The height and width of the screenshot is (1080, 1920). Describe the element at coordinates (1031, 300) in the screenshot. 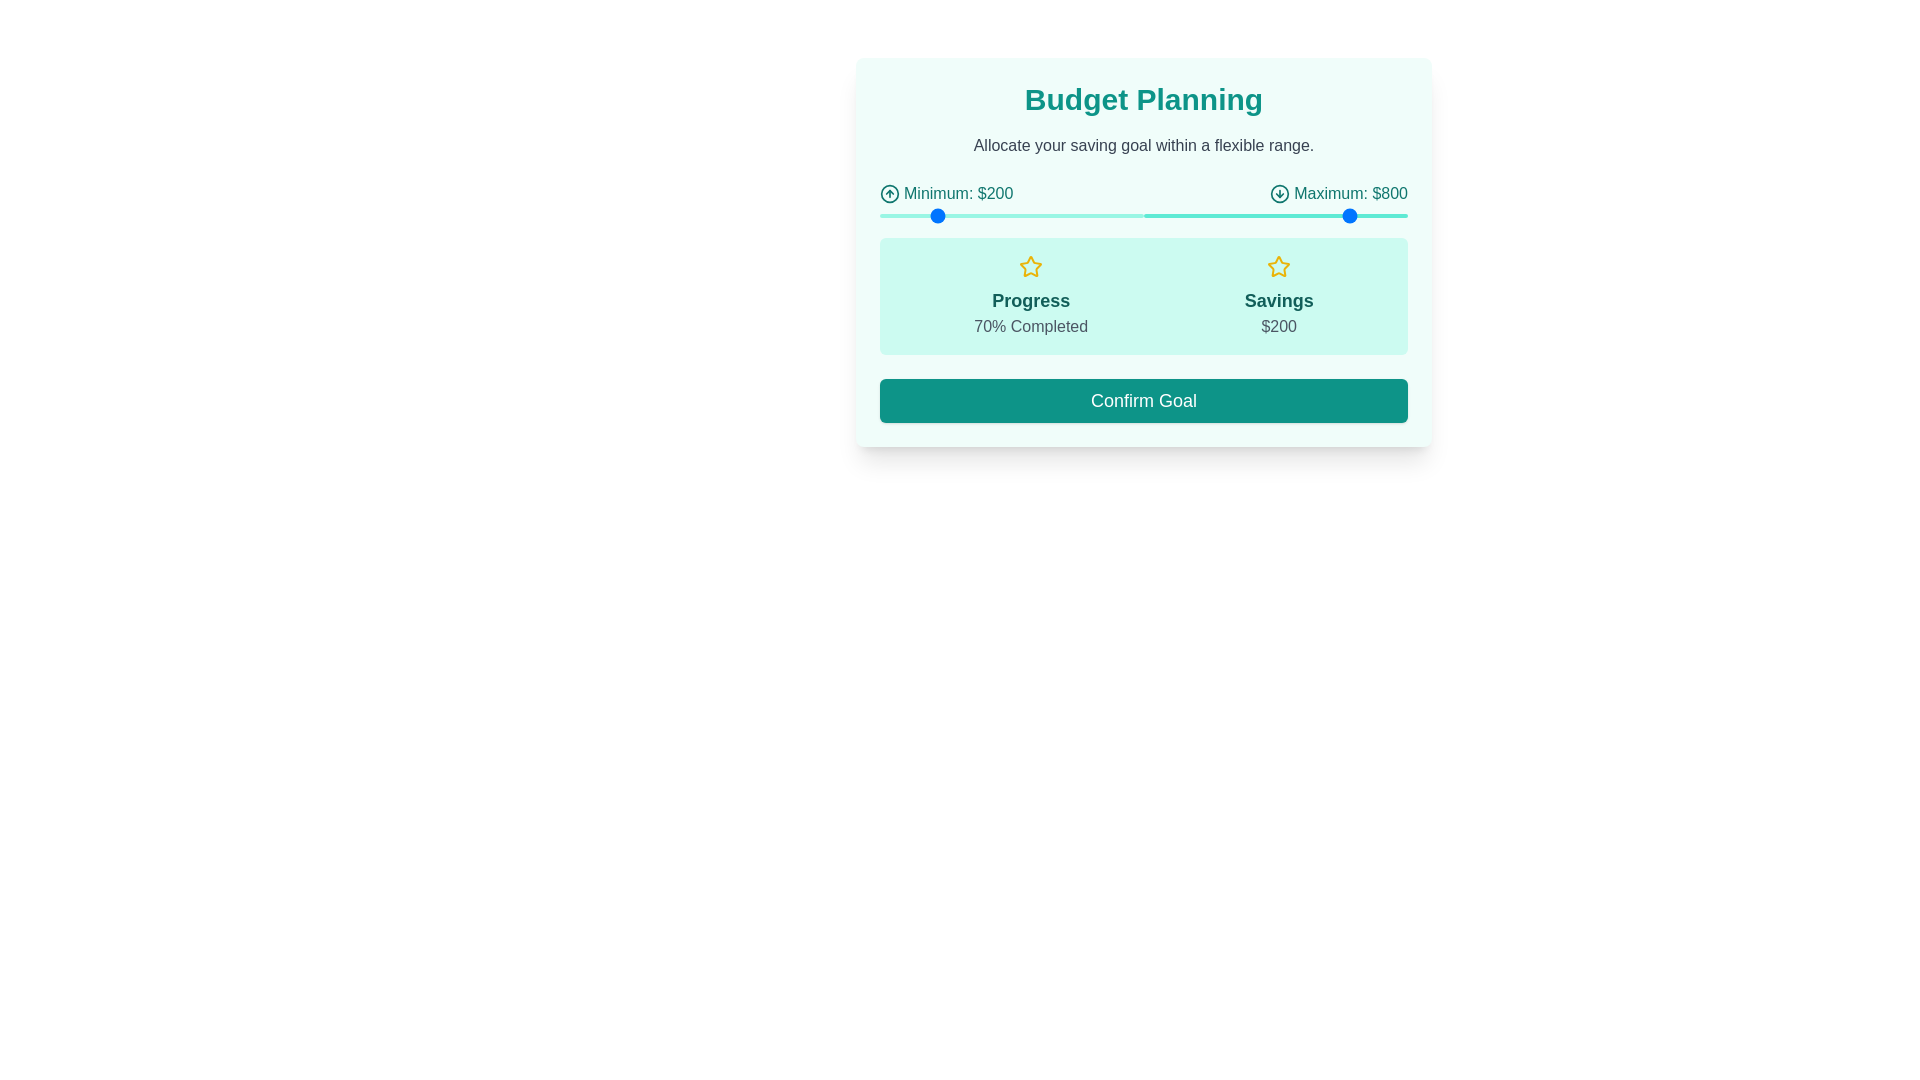

I see `the text label displaying 'Progress' in a bold, large-sized teal font, located in the light green section above the text '70% Completed'` at that location.